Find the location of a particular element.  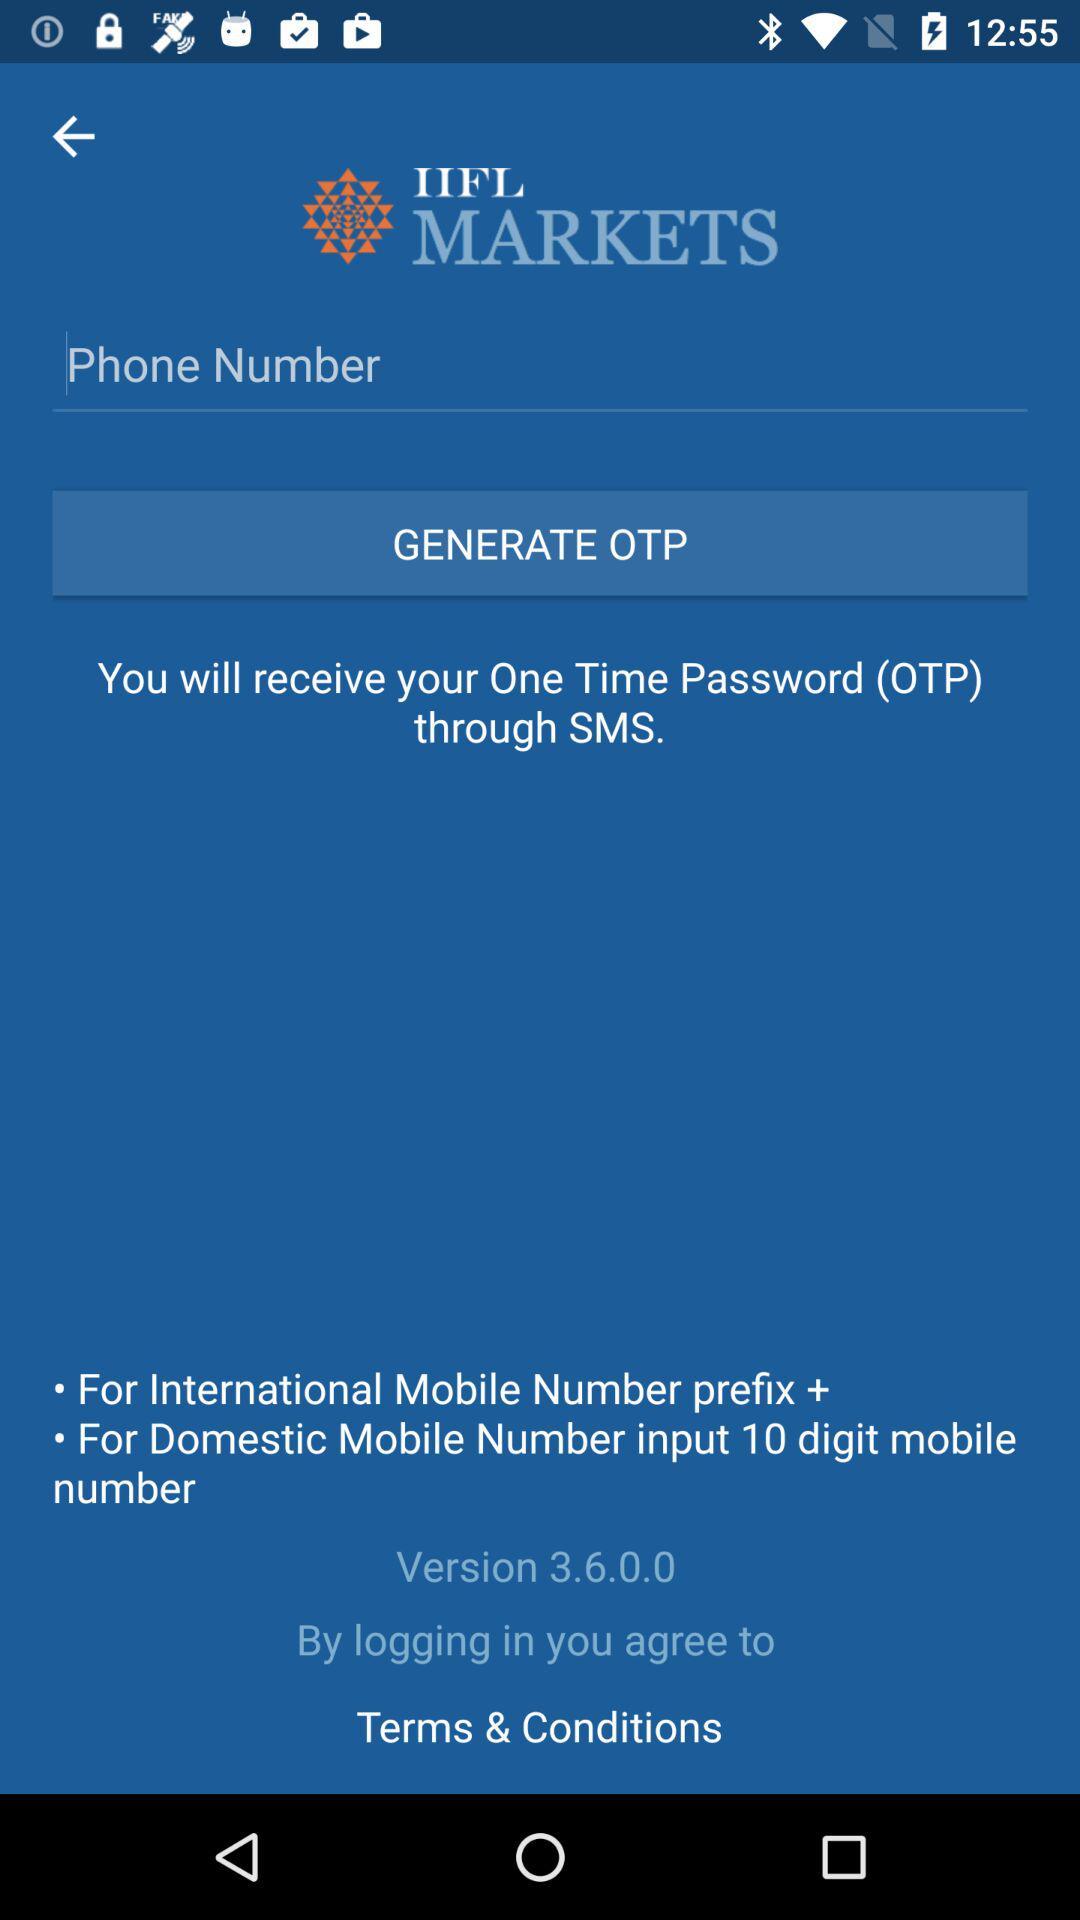

the generate otp icon is located at coordinates (540, 542).